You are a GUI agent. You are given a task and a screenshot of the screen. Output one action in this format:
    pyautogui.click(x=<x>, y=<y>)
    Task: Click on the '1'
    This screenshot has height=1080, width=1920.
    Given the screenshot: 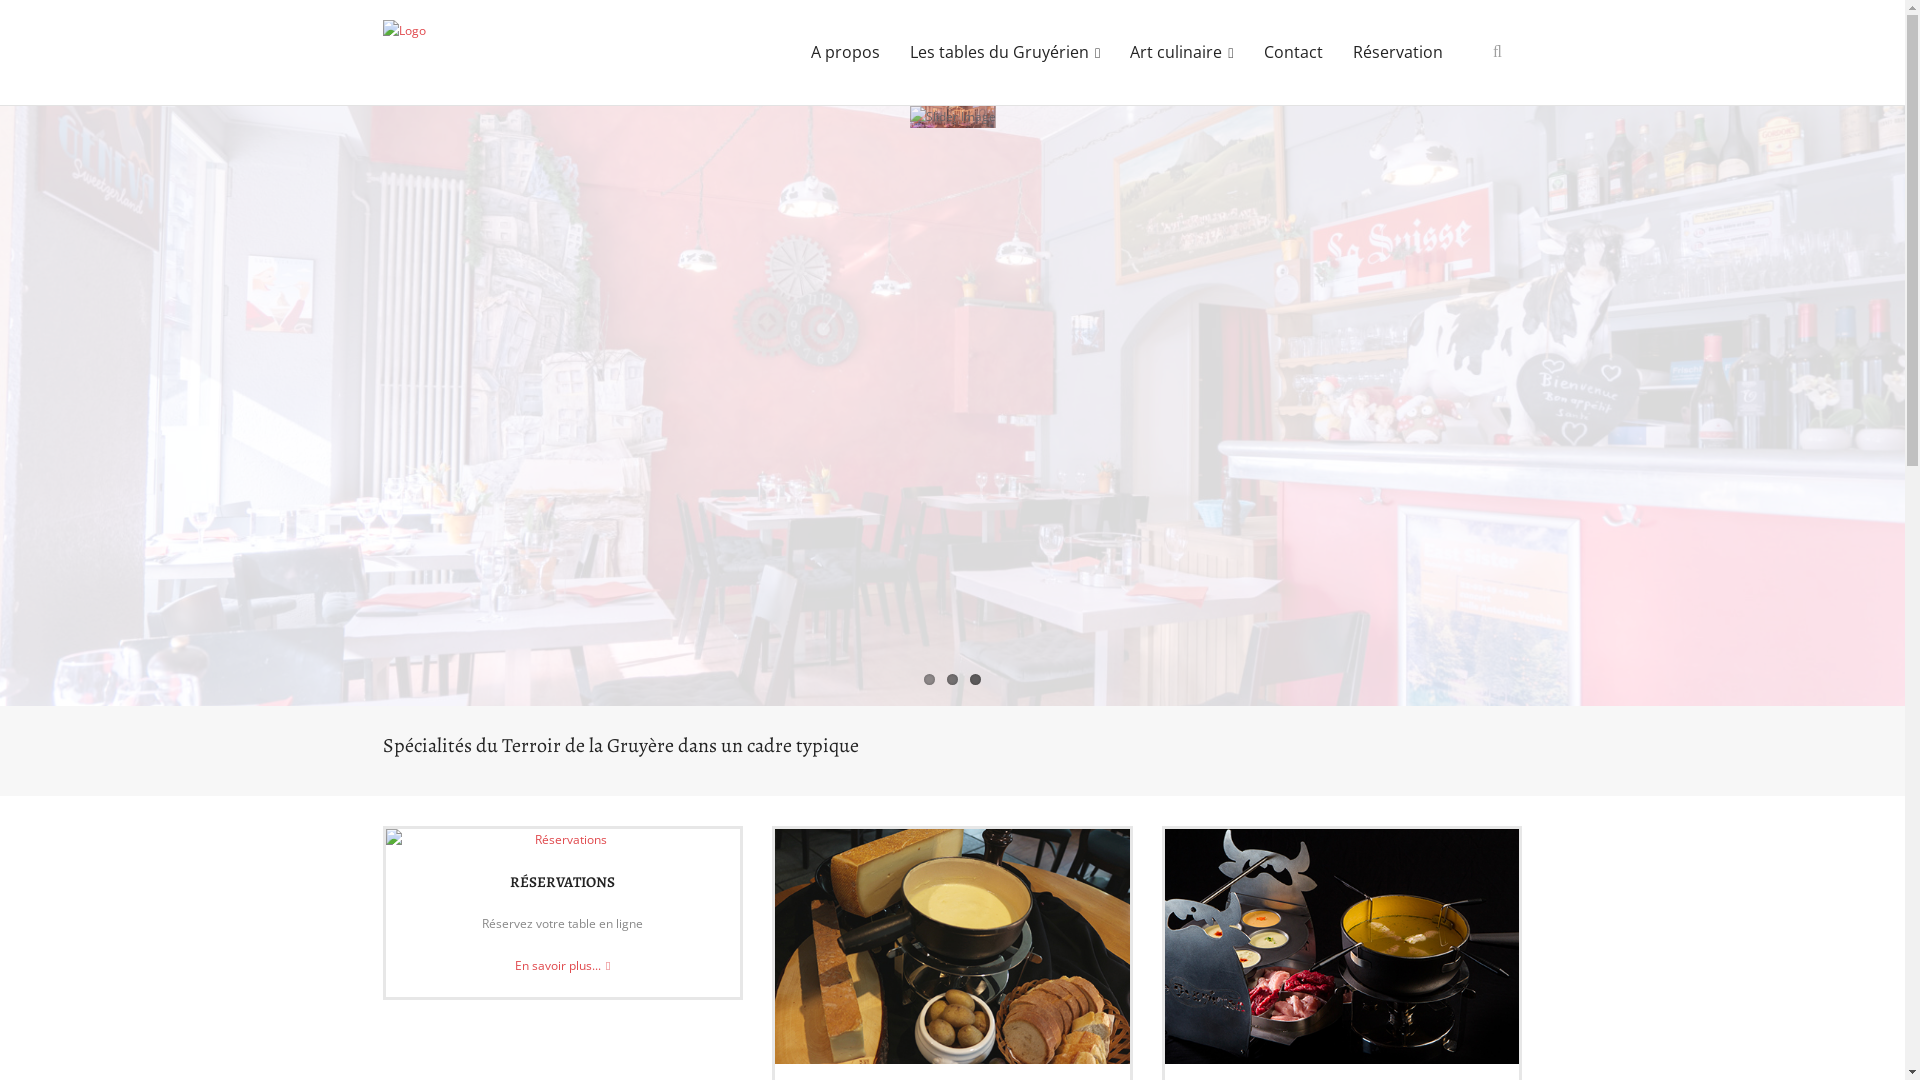 What is the action you would take?
    pyautogui.click(x=928, y=678)
    